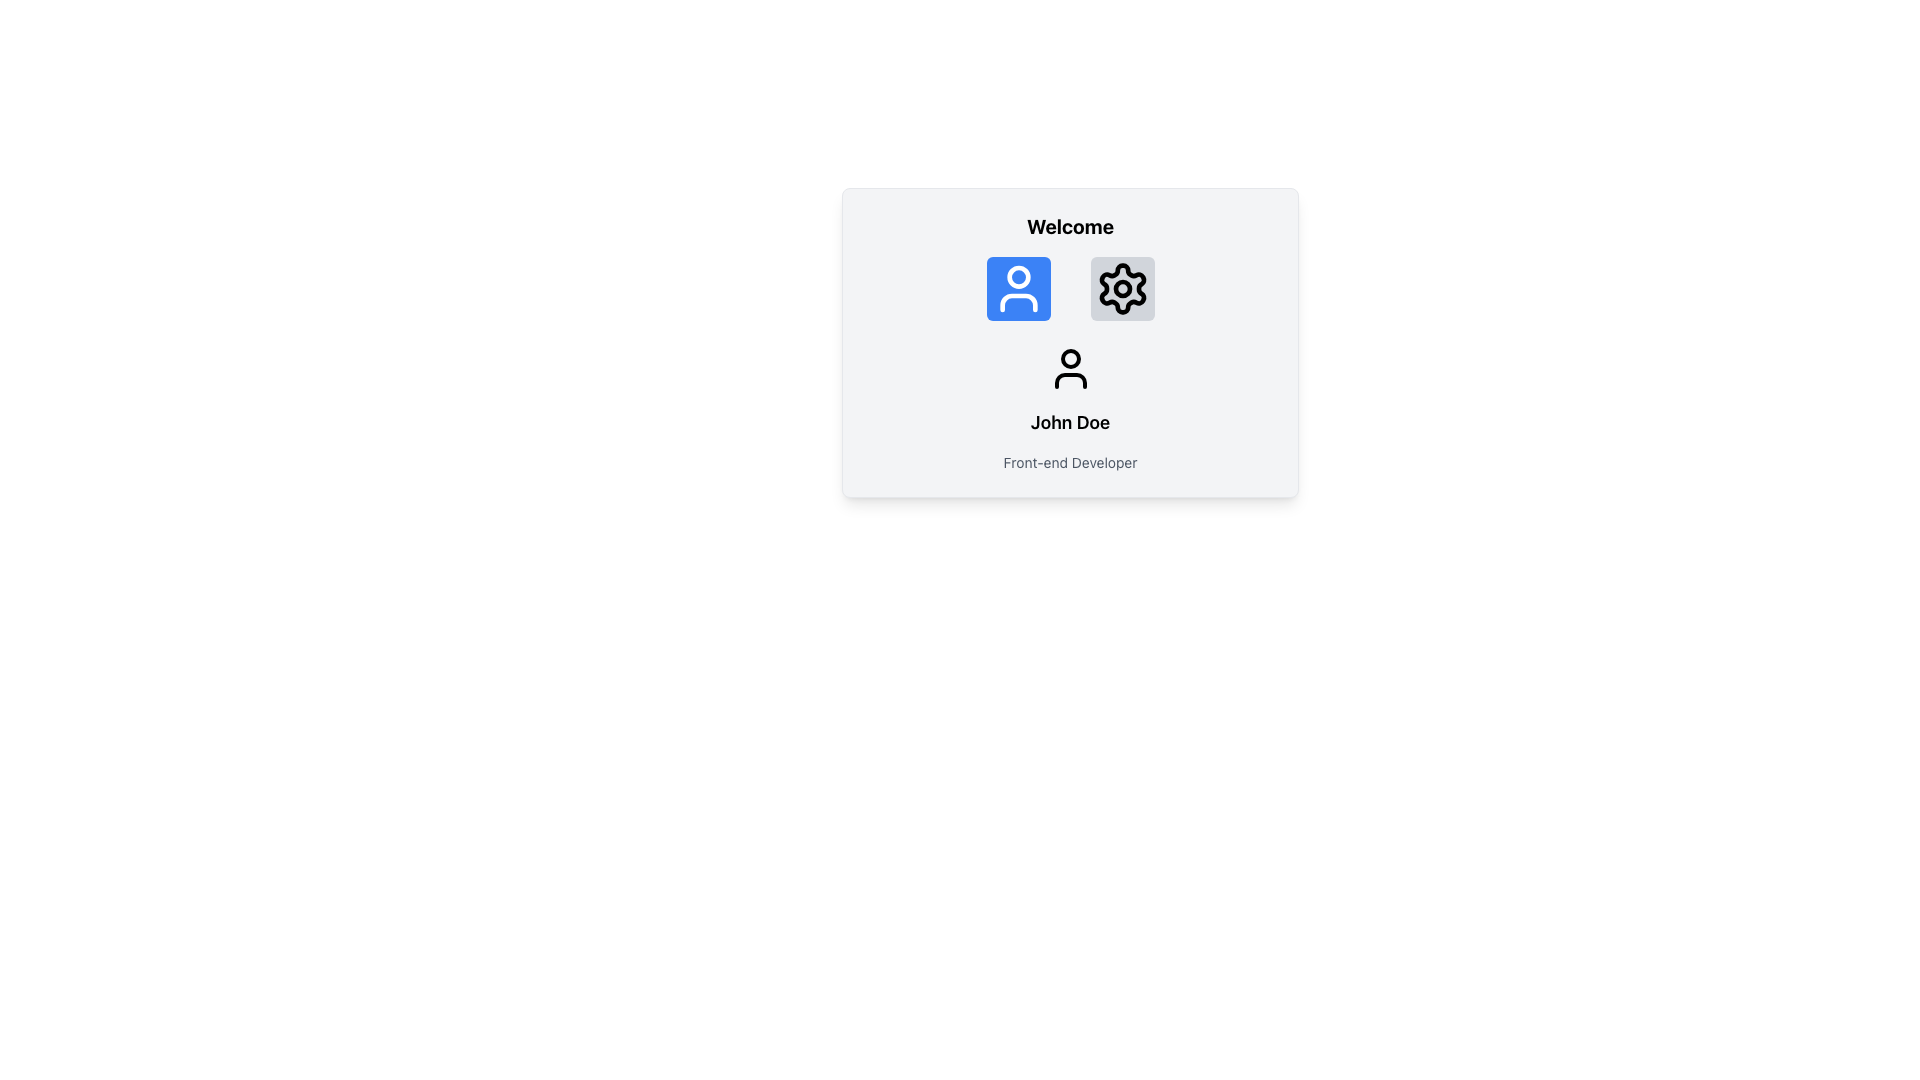  What do you see at coordinates (1069, 462) in the screenshot?
I see `the text label displaying 'Front-end Developer' in light gray font at the bottom of the content grouping` at bounding box center [1069, 462].